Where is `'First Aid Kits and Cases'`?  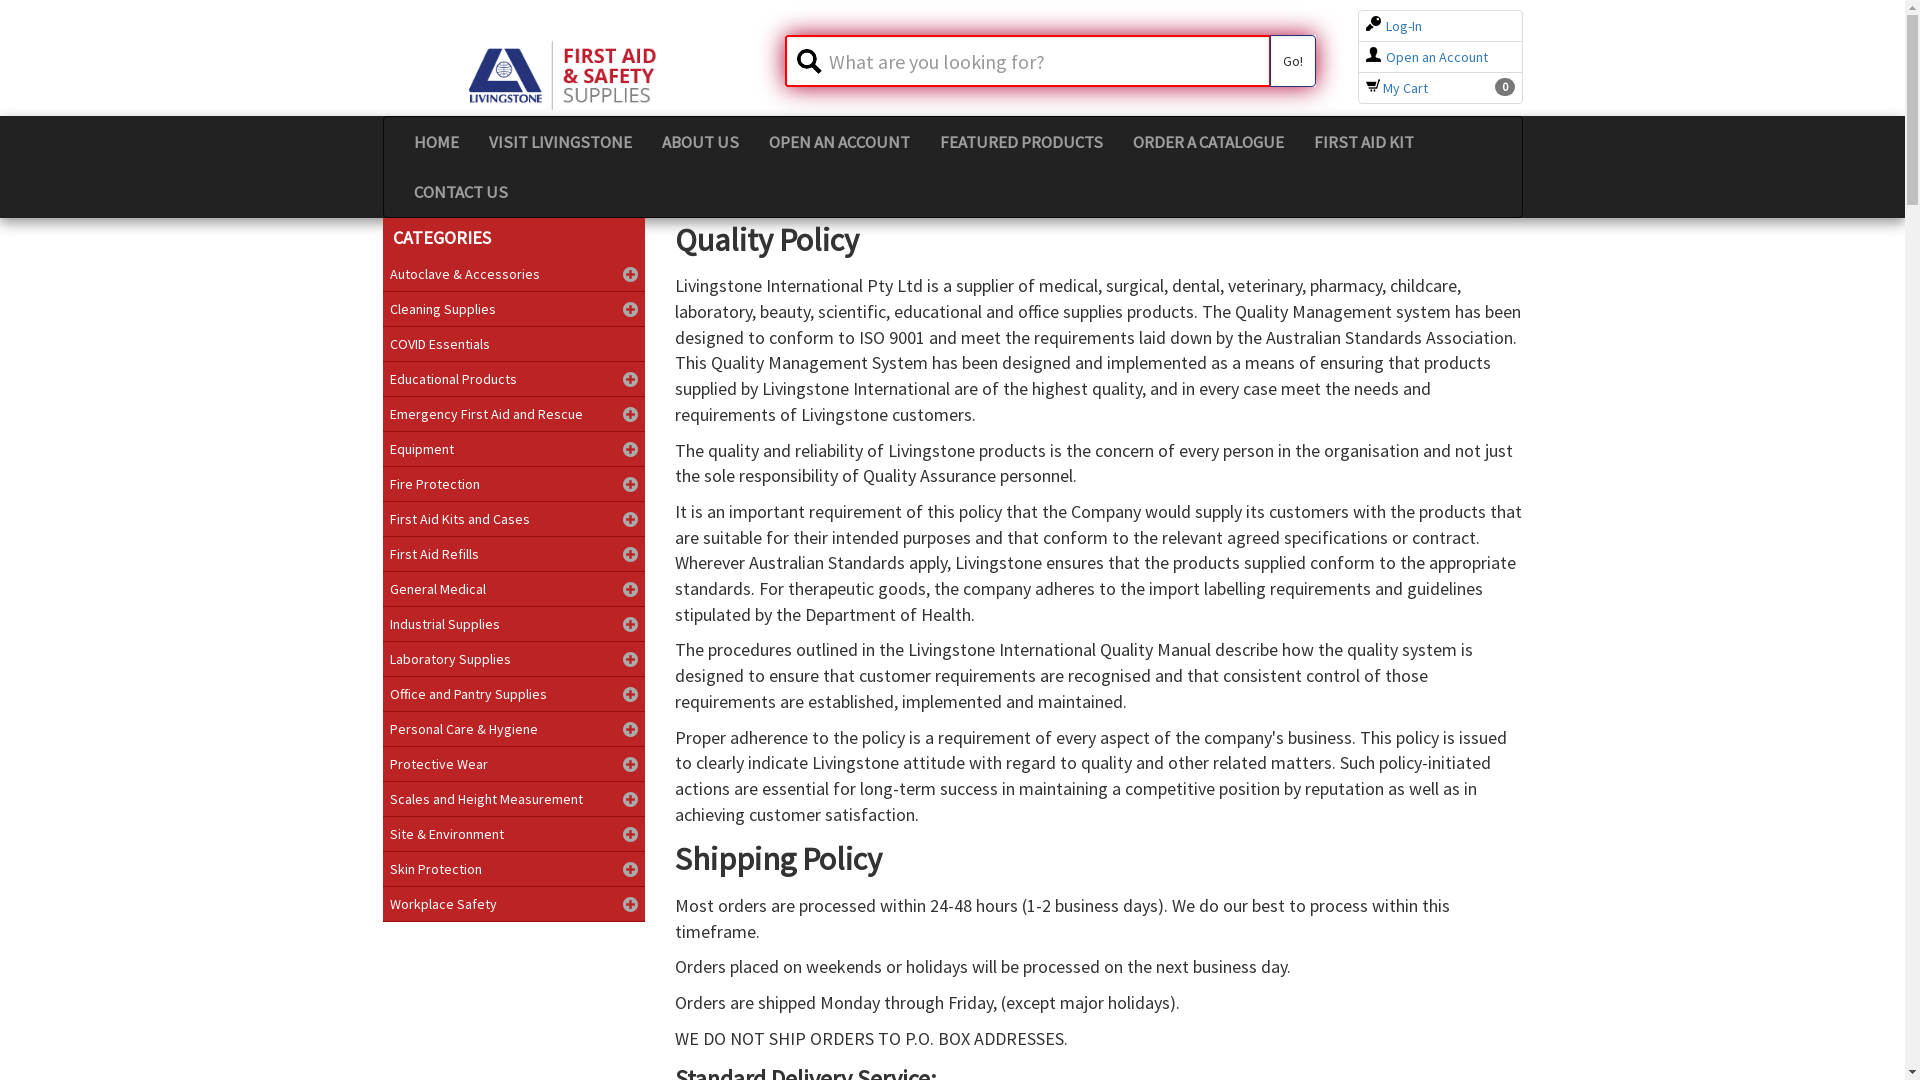 'First Aid Kits and Cases' is located at coordinates (513, 518).